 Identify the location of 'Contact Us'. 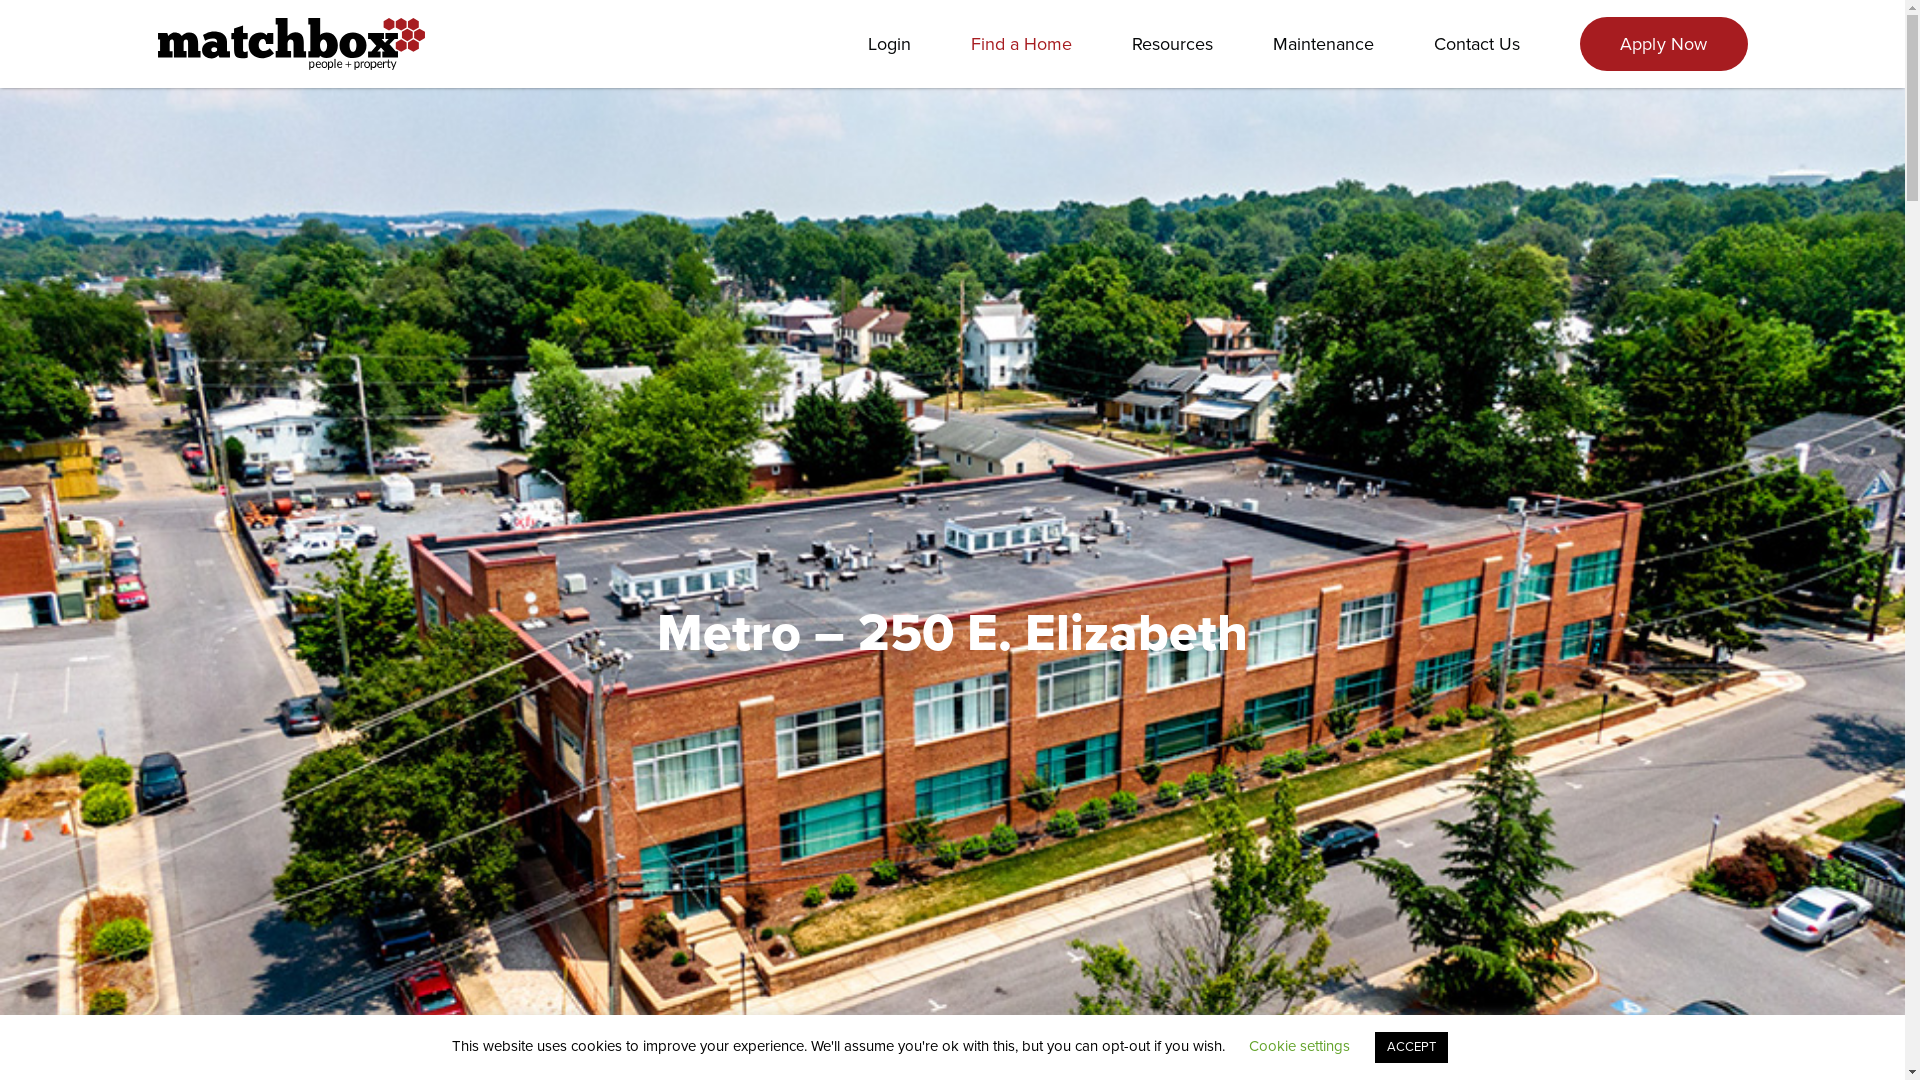
(1477, 44).